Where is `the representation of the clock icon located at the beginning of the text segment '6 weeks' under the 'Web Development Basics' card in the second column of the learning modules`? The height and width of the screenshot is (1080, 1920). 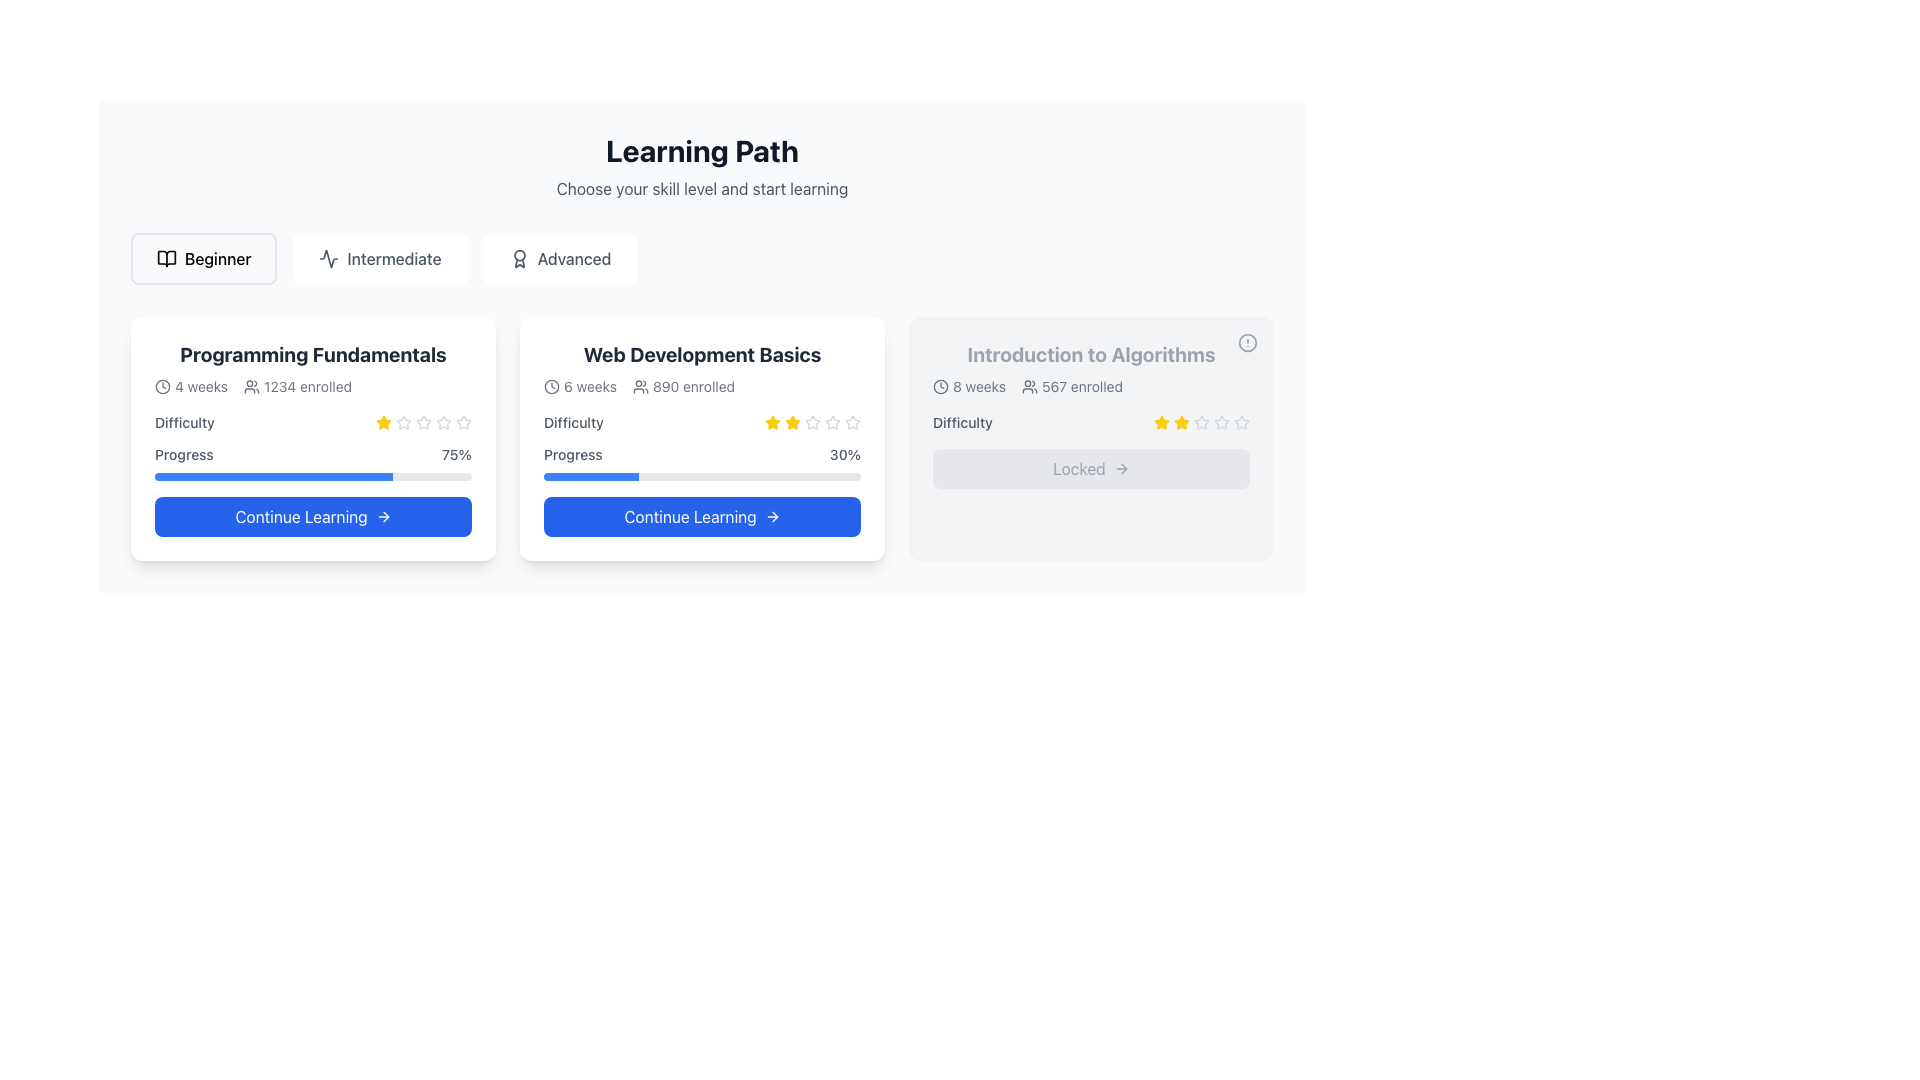 the representation of the clock icon located at the beginning of the text segment '6 weeks' under the 'Web Development Basics' card in the second column of the learning modules is located at coordinates (552, 386).